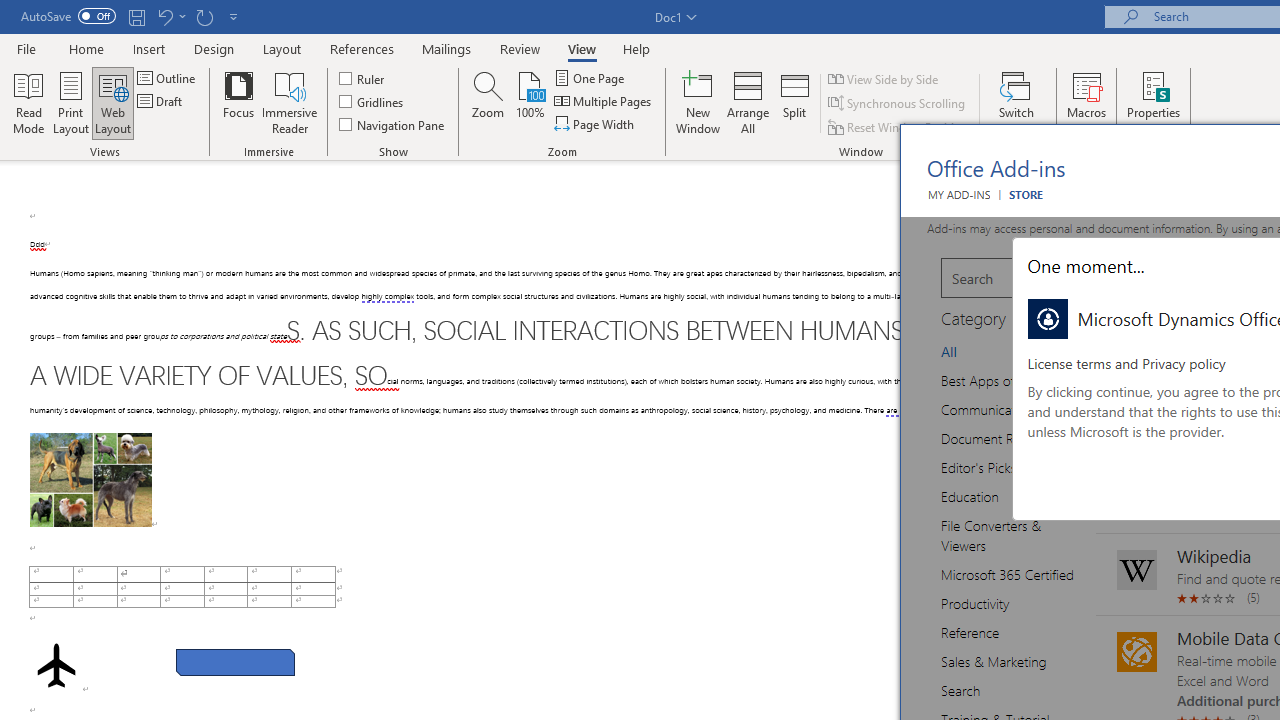 The image size is (1280, 720). What do you see at coordinates (594, 124) in the screenshot?
I see `'Page Width'` at bounding box center [594, 124].